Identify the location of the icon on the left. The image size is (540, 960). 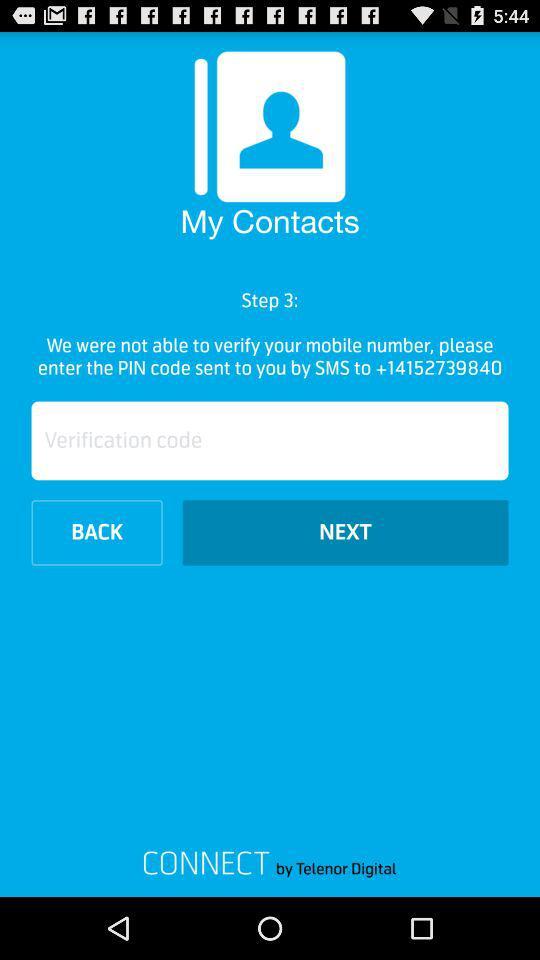
(96, 531).